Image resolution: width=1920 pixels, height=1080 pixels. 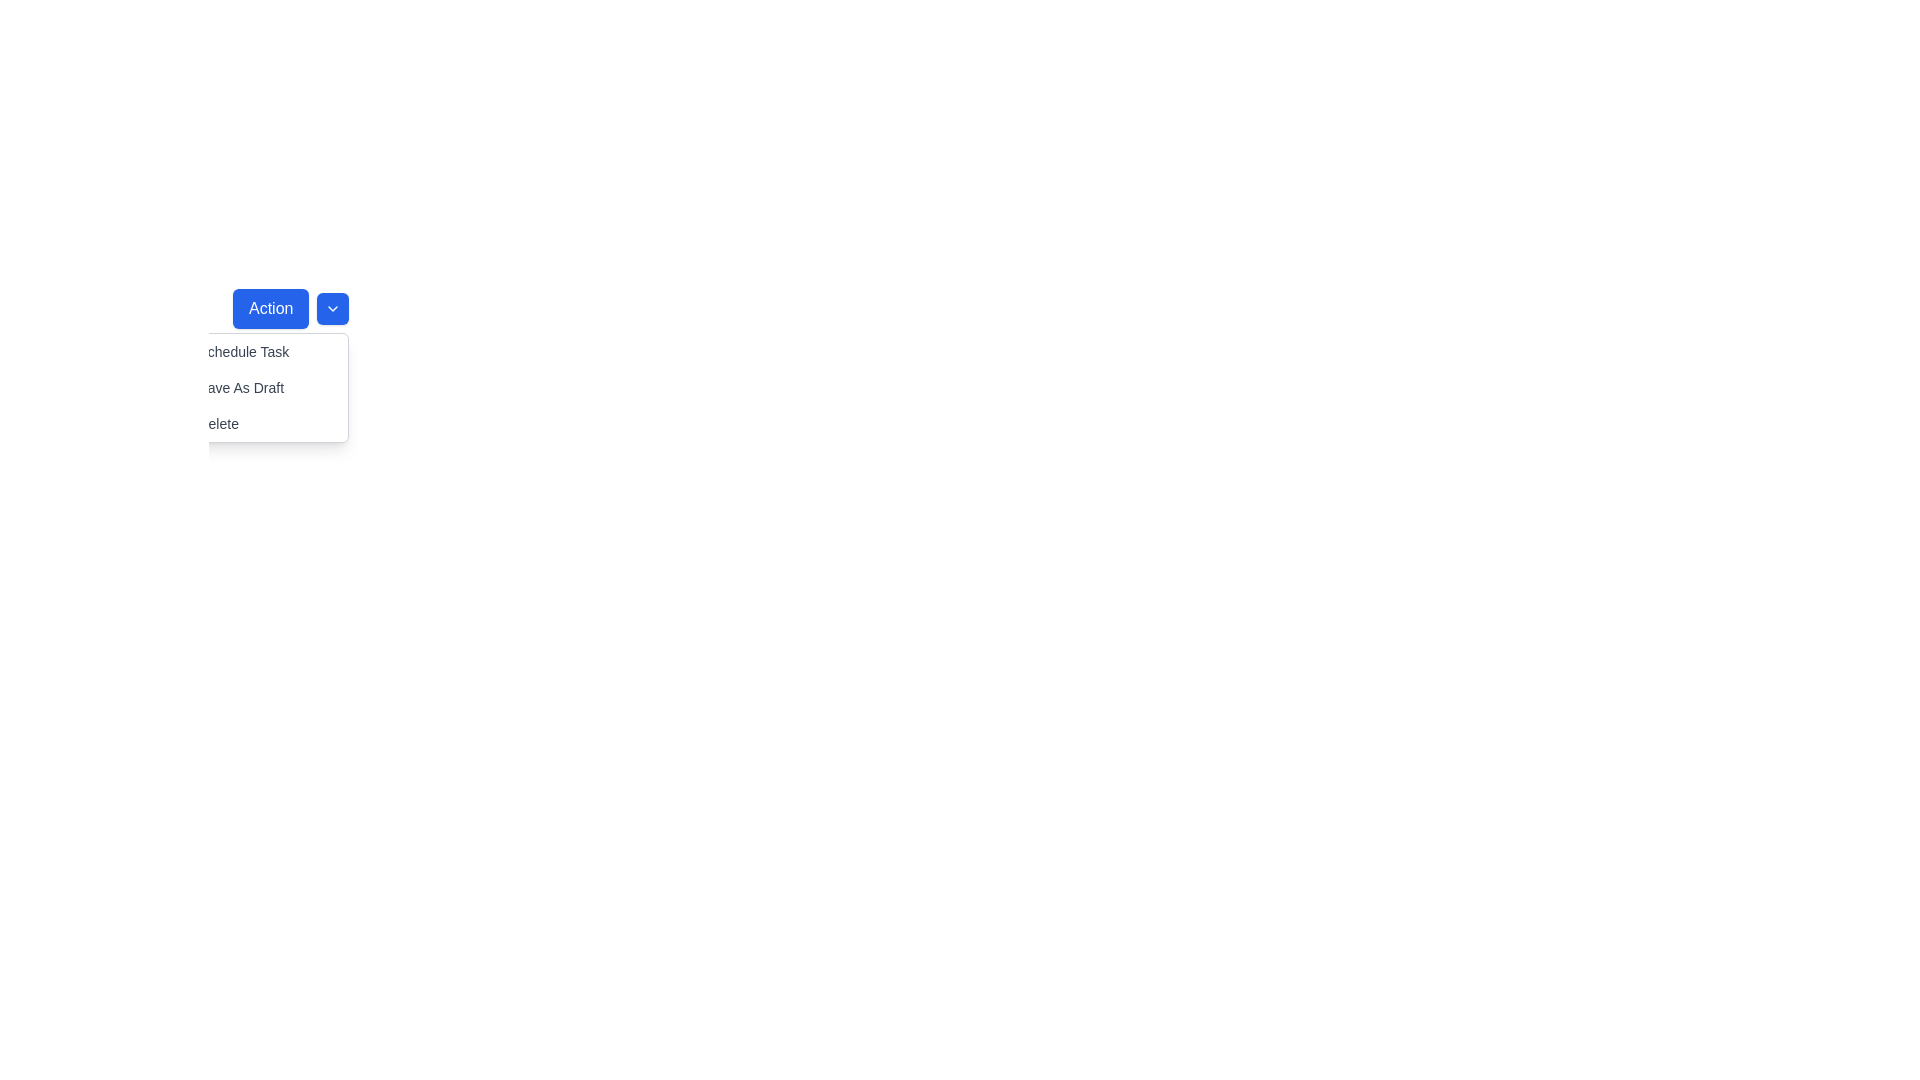 What do you see at coordinates (333, 308) in the screenshot?
I see `the Chevron Down icon next to the 'Action' text button` at bounding box center [333, 308].